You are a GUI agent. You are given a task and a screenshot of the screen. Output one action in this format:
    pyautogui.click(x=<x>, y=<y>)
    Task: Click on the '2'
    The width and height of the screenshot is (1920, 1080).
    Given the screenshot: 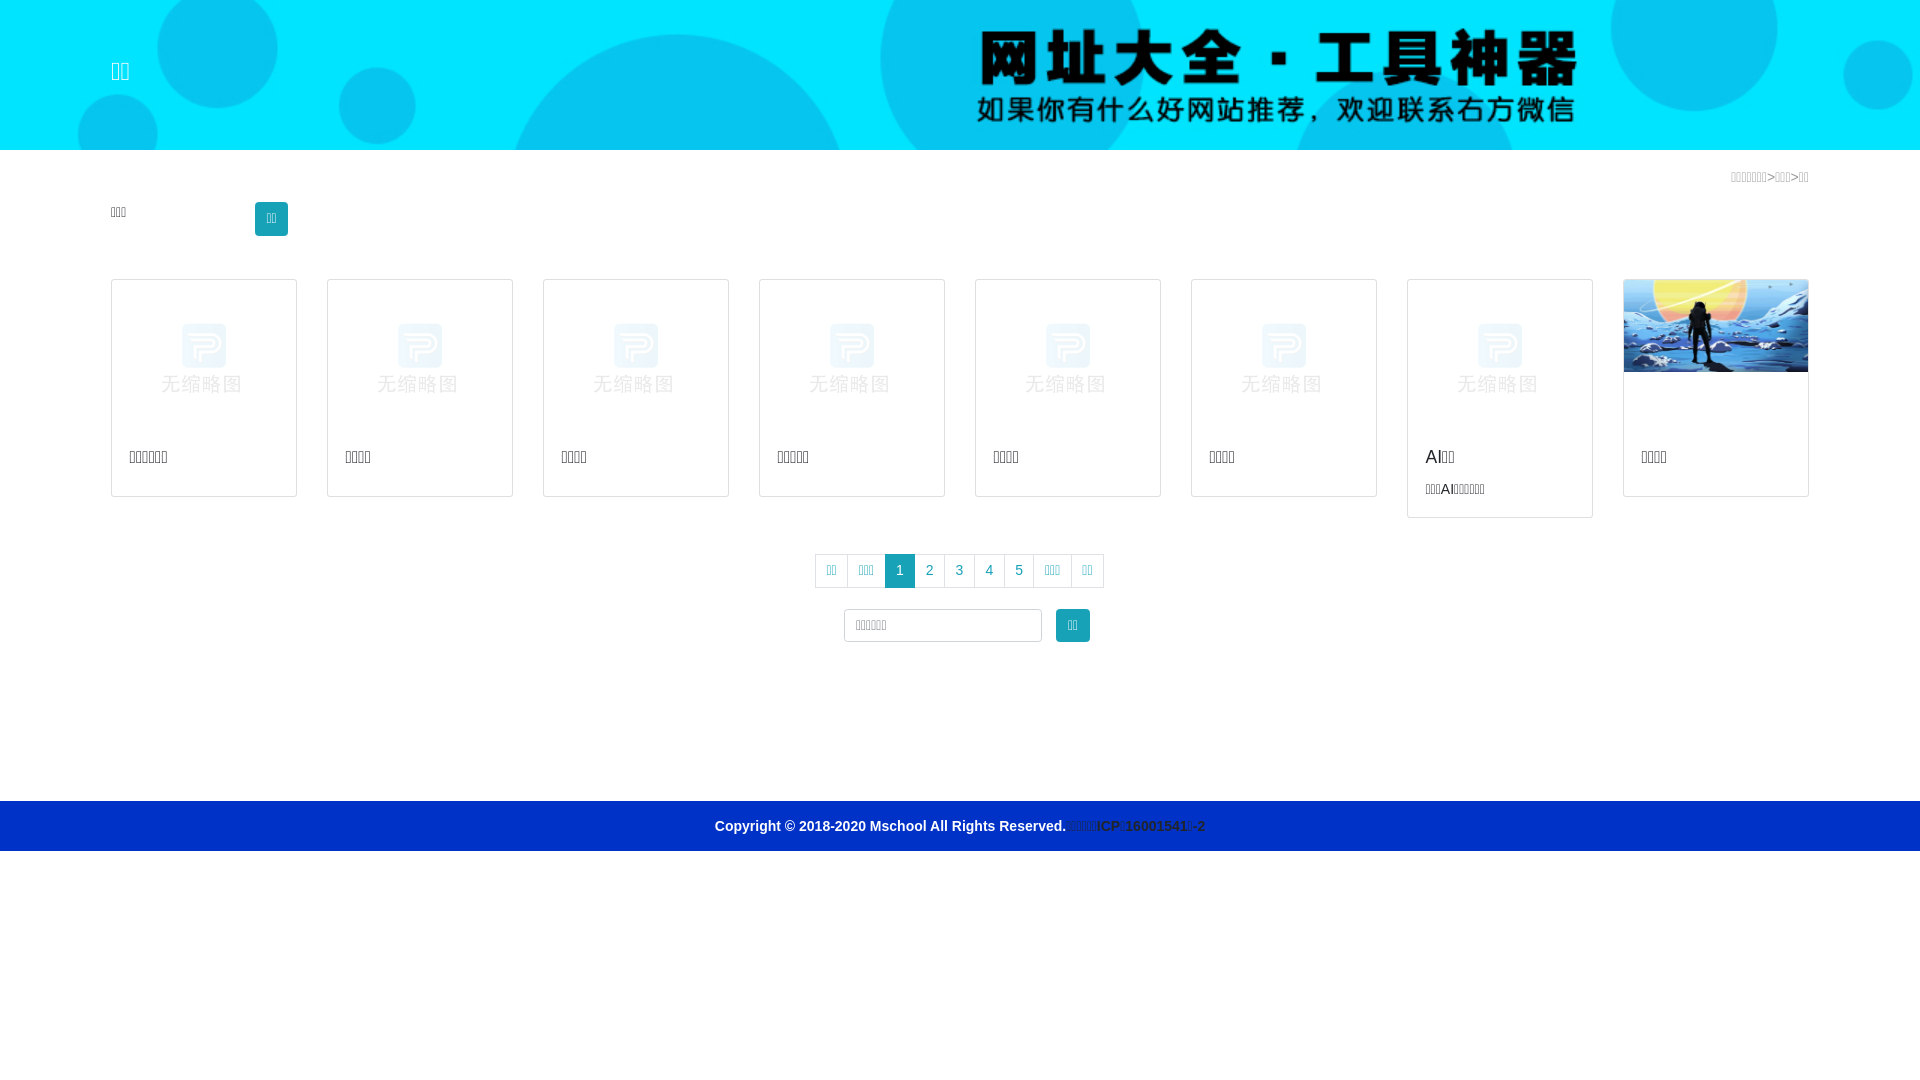 What is the action you would take?
    pyautogui.click(x=912, y=570)
    